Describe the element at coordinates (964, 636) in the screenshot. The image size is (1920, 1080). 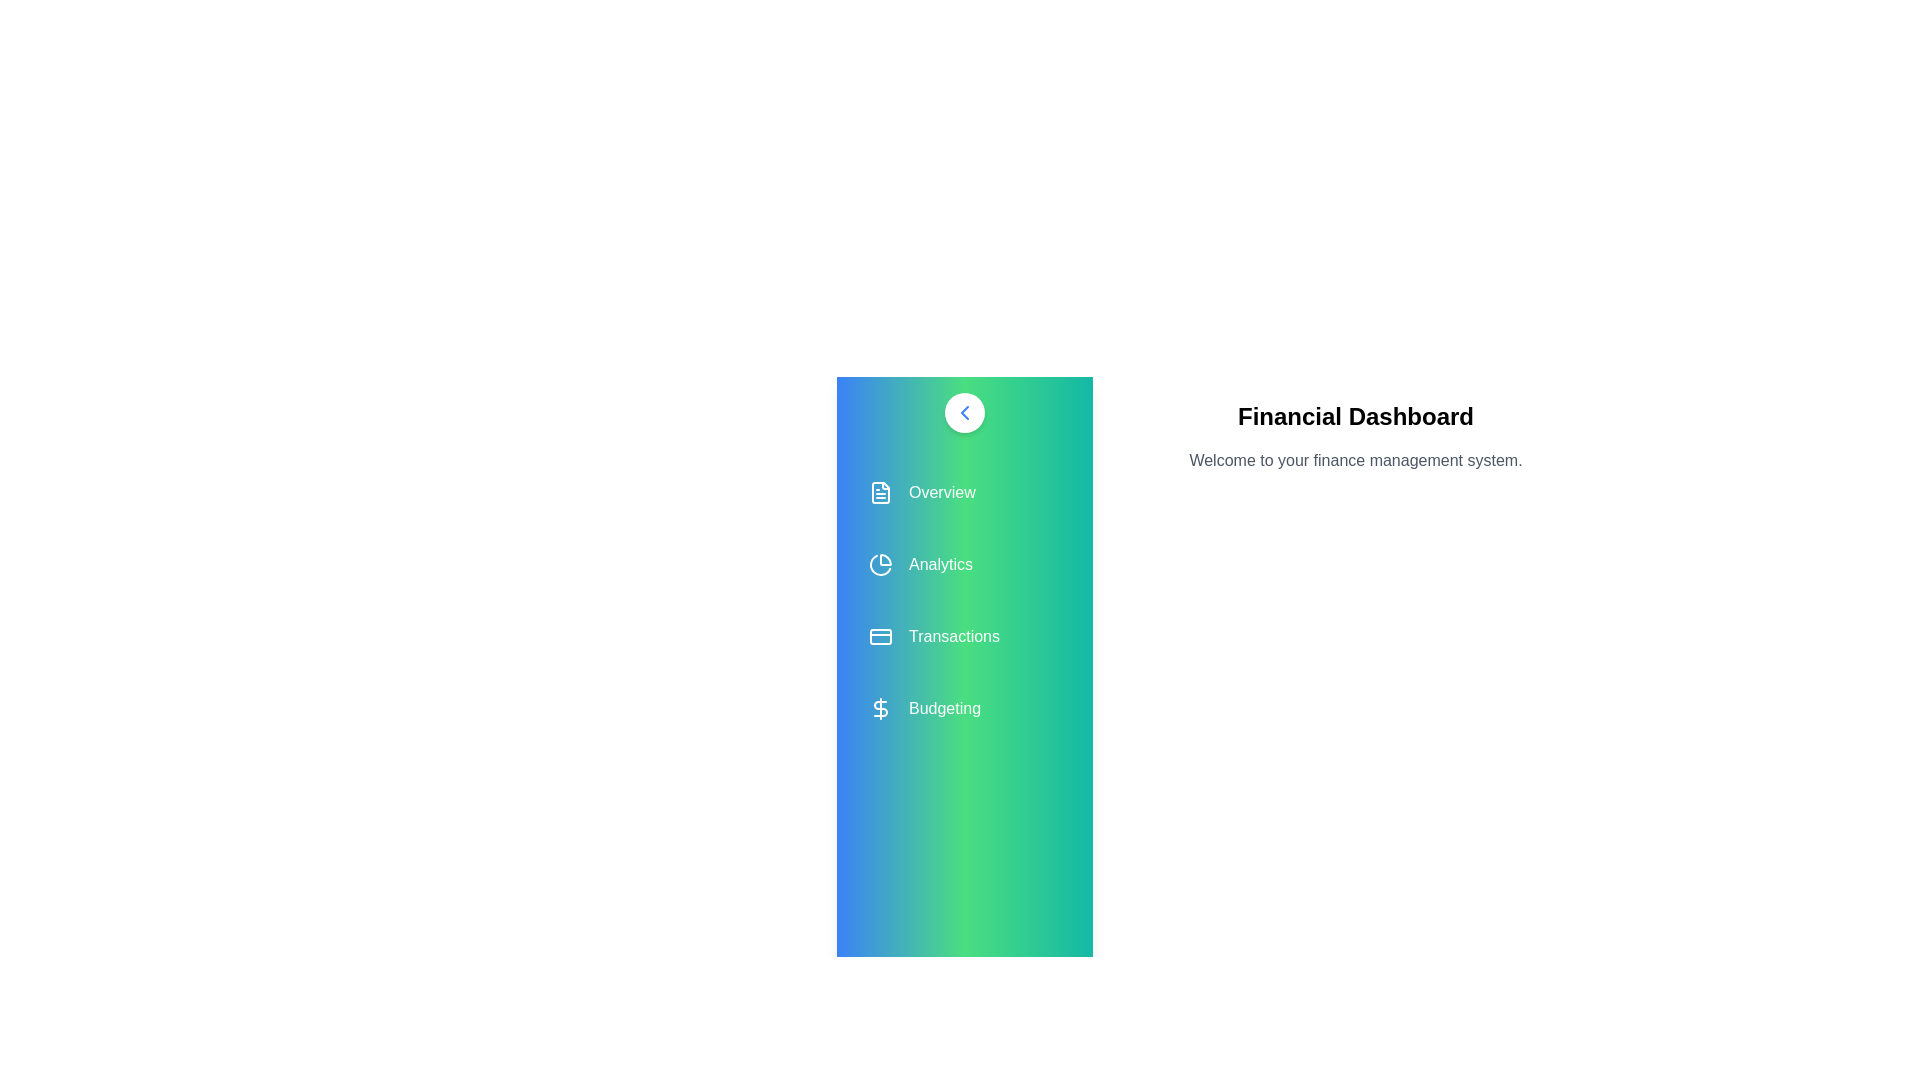
I see `the menu option Transactions from the FinancialDrawer` at that location.